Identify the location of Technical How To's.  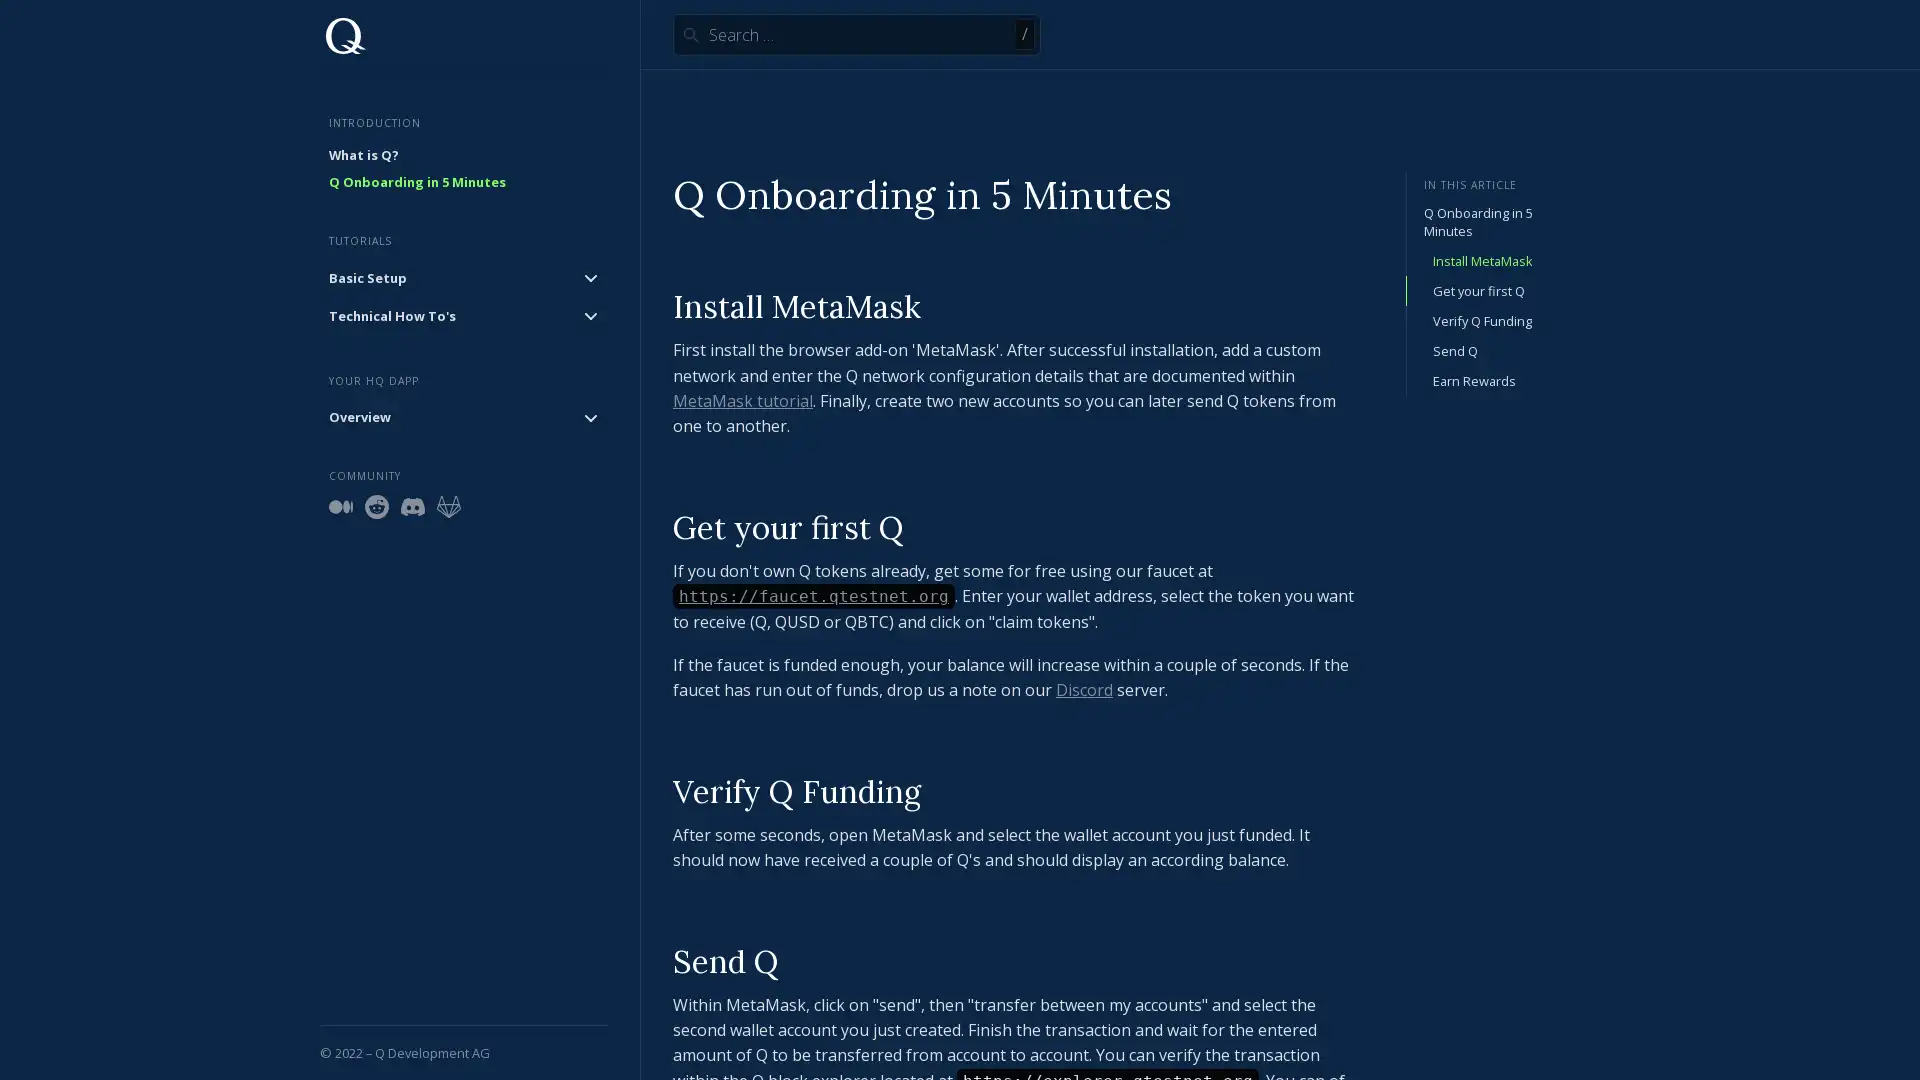
(463, 315).